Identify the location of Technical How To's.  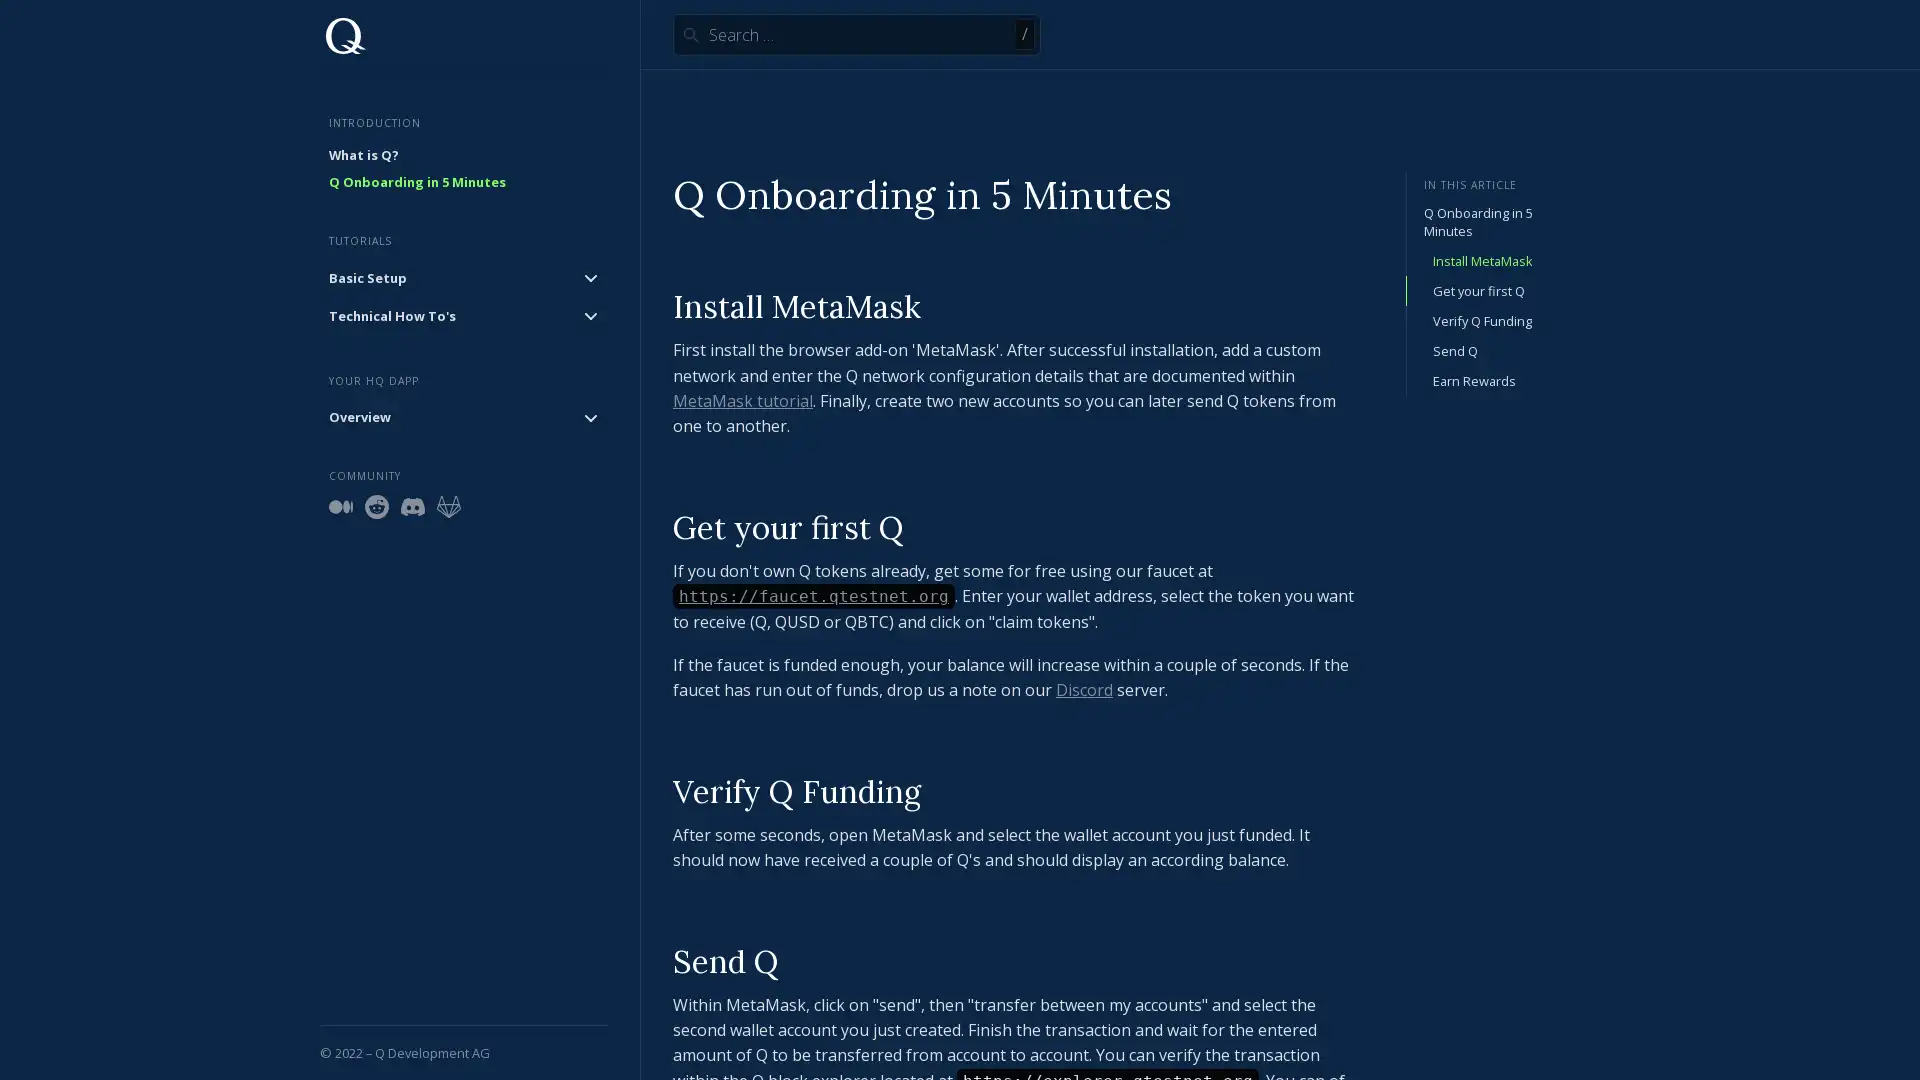
(463, 315).